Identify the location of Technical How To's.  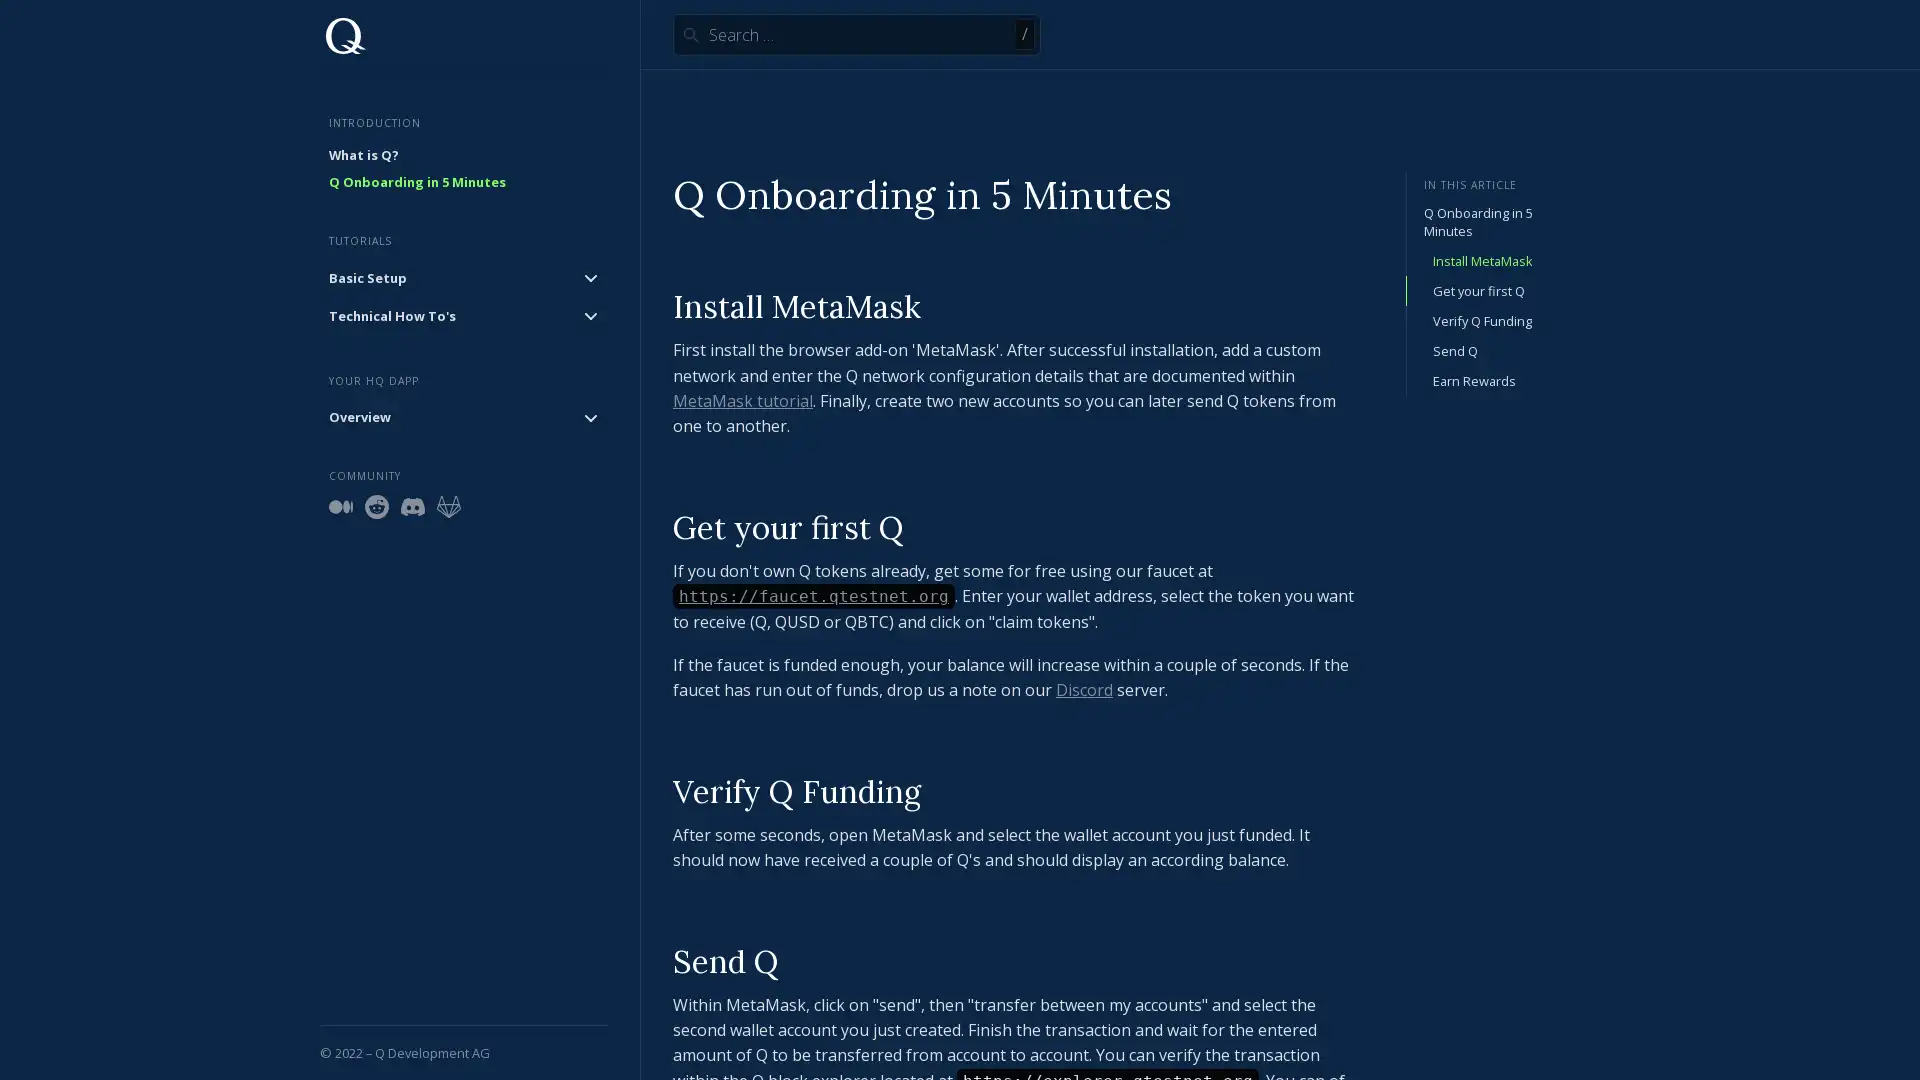
(463, 315).